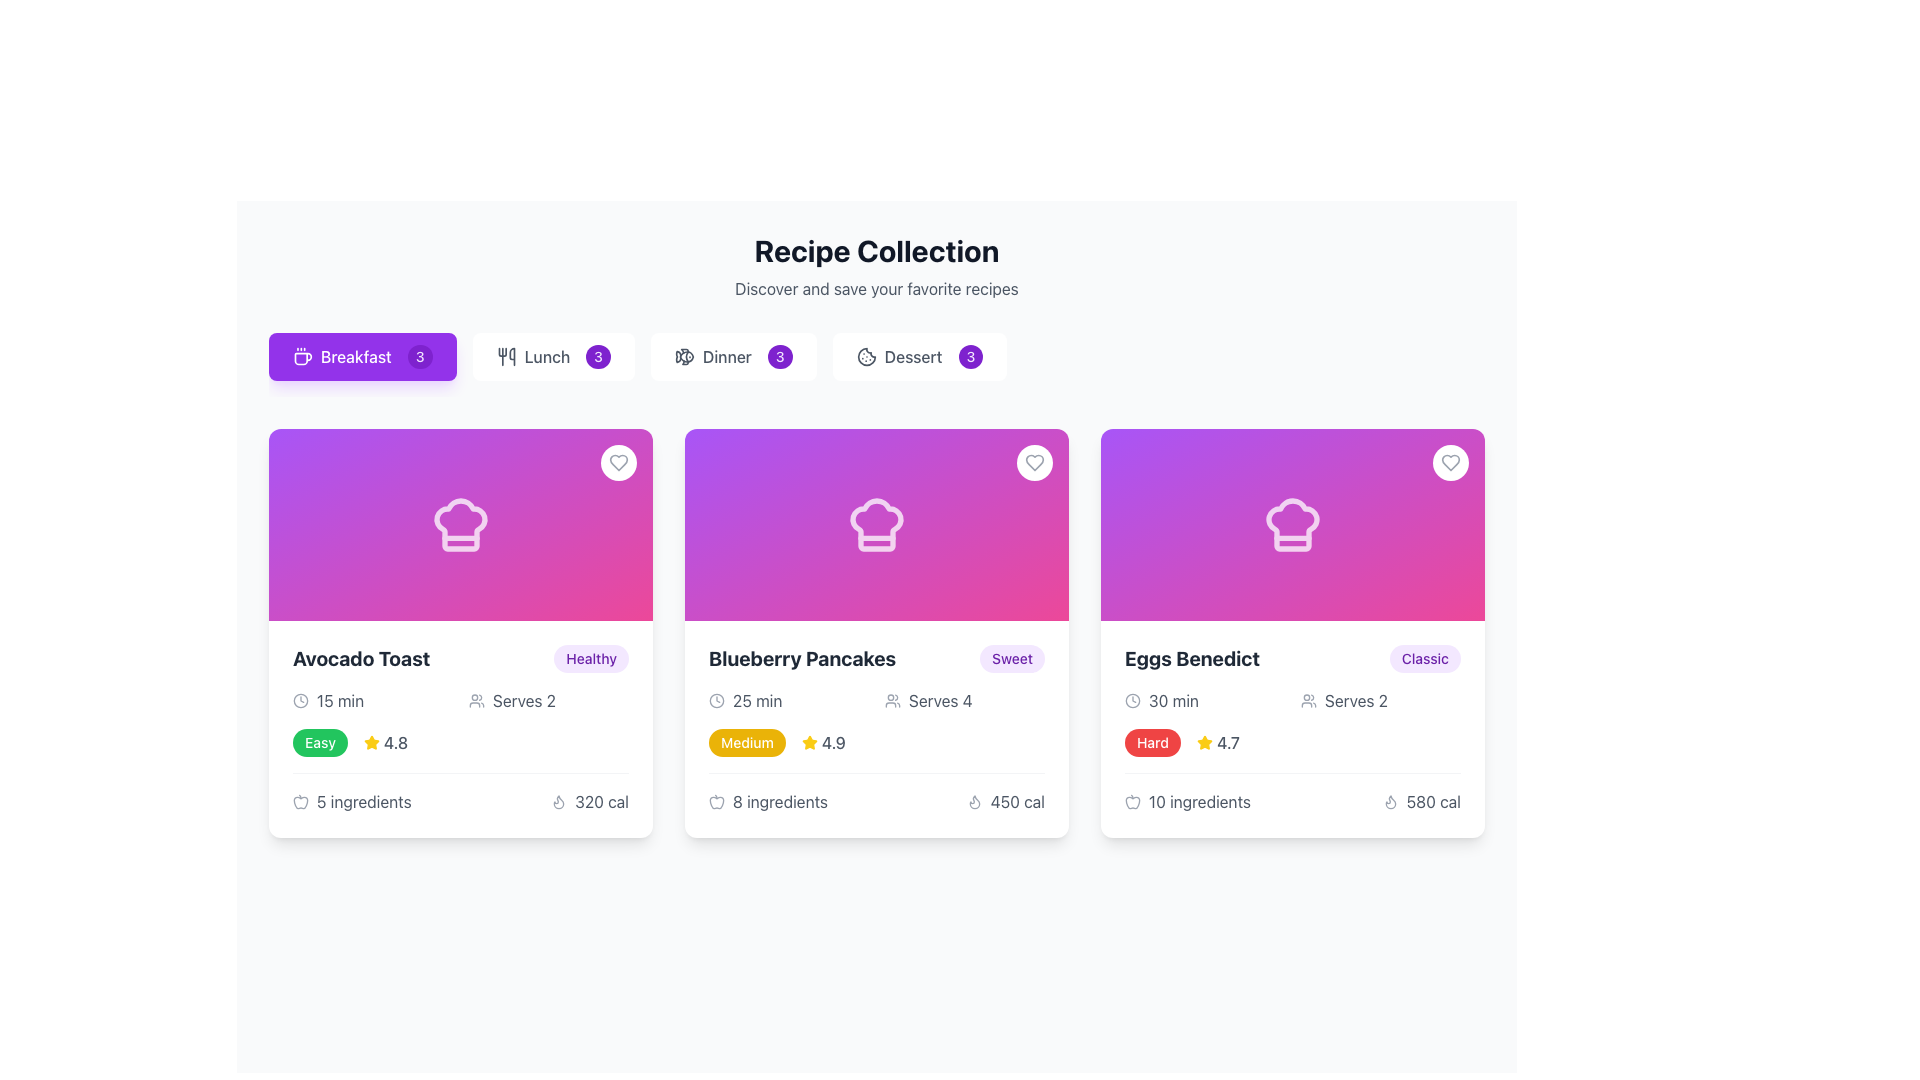 This screenshot has height=1080, width=1920. I want to click on the informational label displaying '450 cal' beside the flame icon located at the bottom-right corner of the 'Blueberry Pancakes' card, so click(1005, 801).